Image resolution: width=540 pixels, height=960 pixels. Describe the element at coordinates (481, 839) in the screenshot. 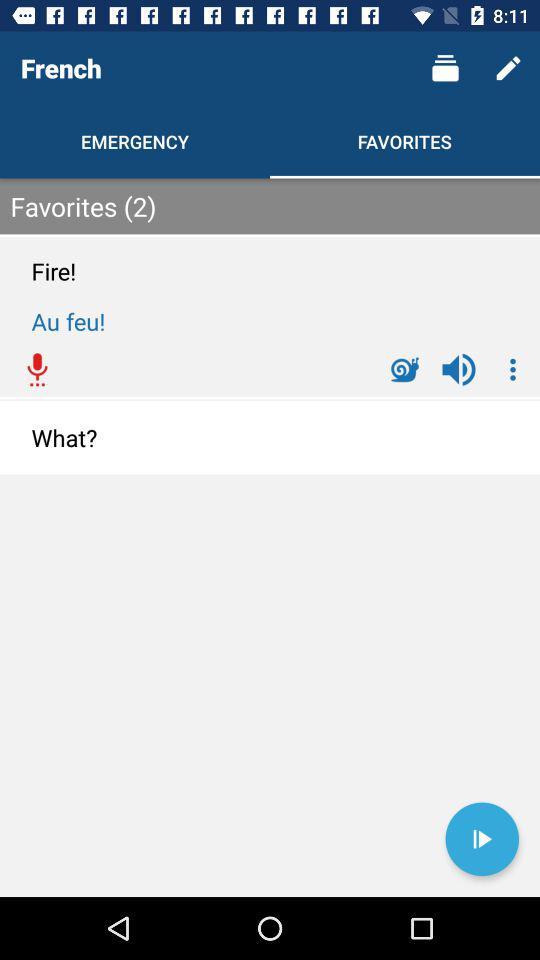

I see `icon at the bottom right corner` at that location.